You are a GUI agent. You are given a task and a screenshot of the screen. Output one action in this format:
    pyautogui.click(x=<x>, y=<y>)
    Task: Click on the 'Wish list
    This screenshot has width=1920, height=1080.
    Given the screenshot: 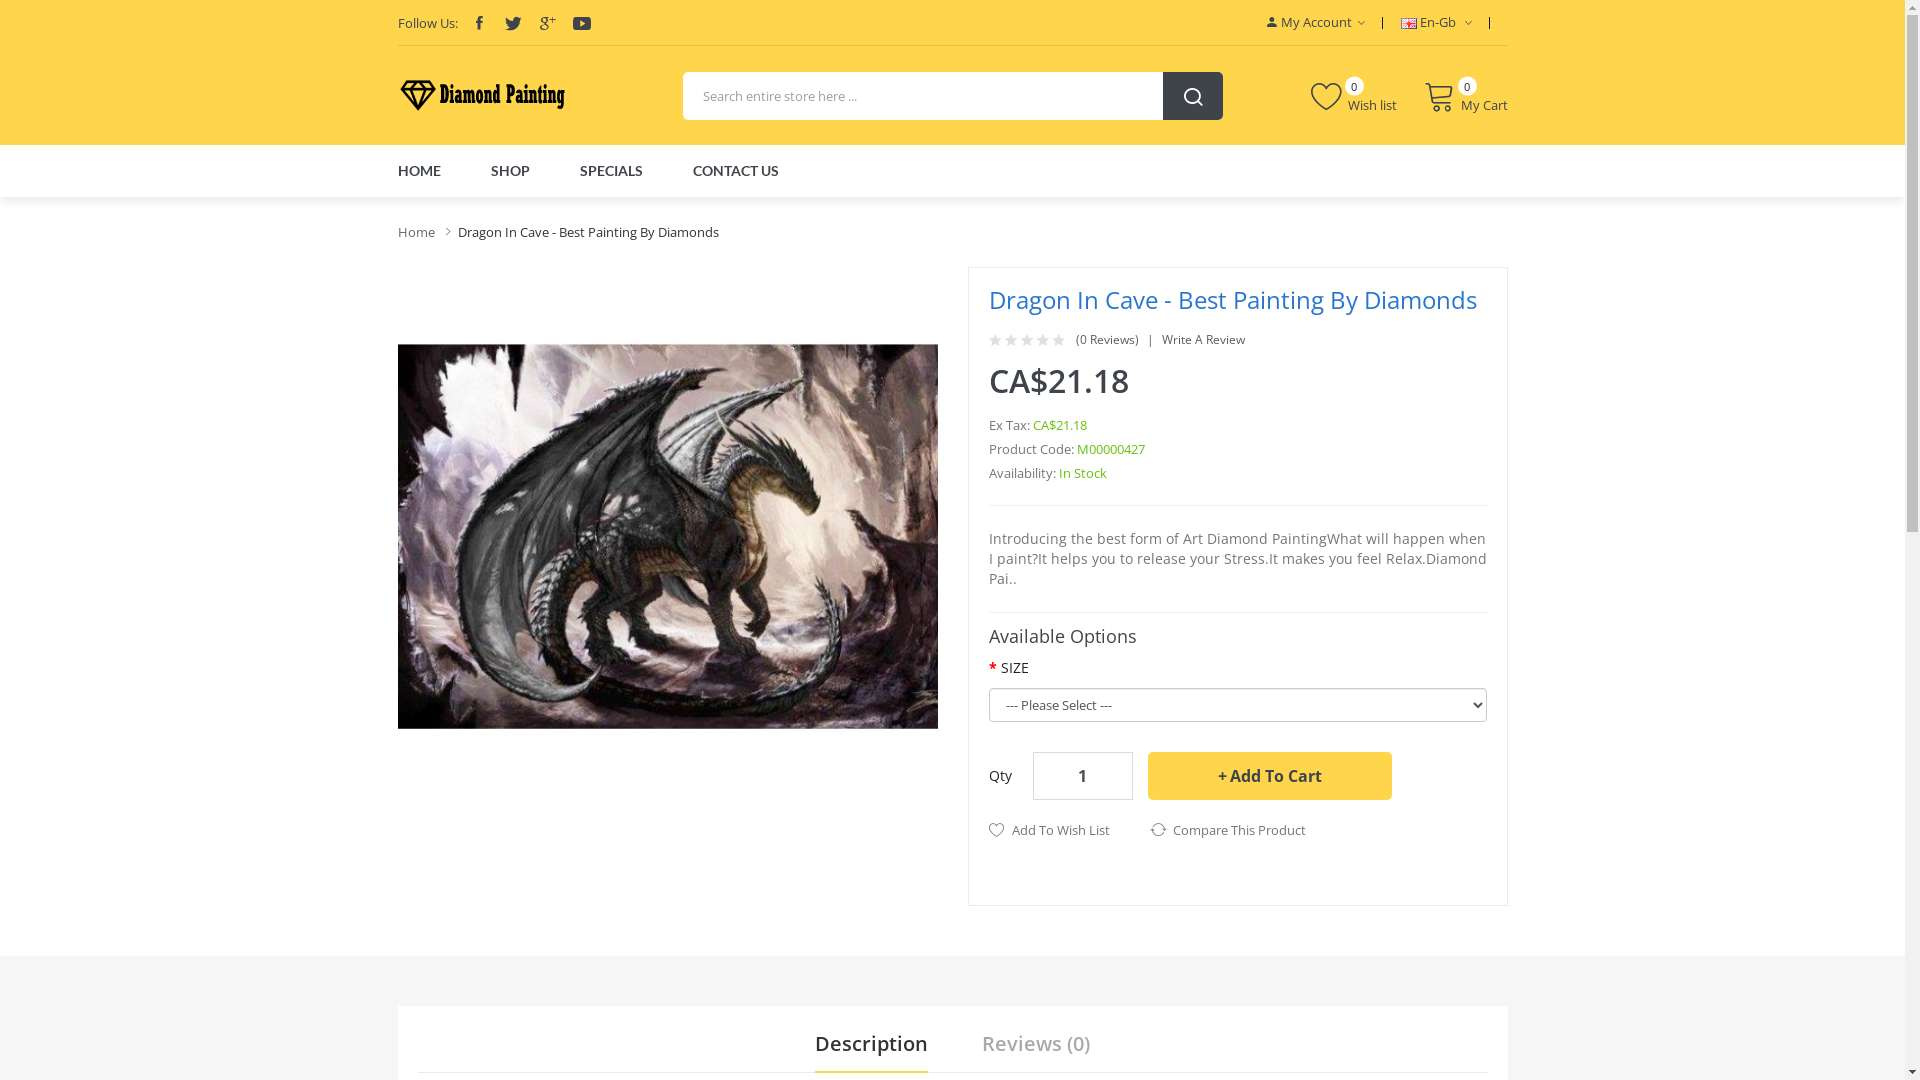 What is the action you would take?
    pyautogui.click(x=1353, y=96)
    